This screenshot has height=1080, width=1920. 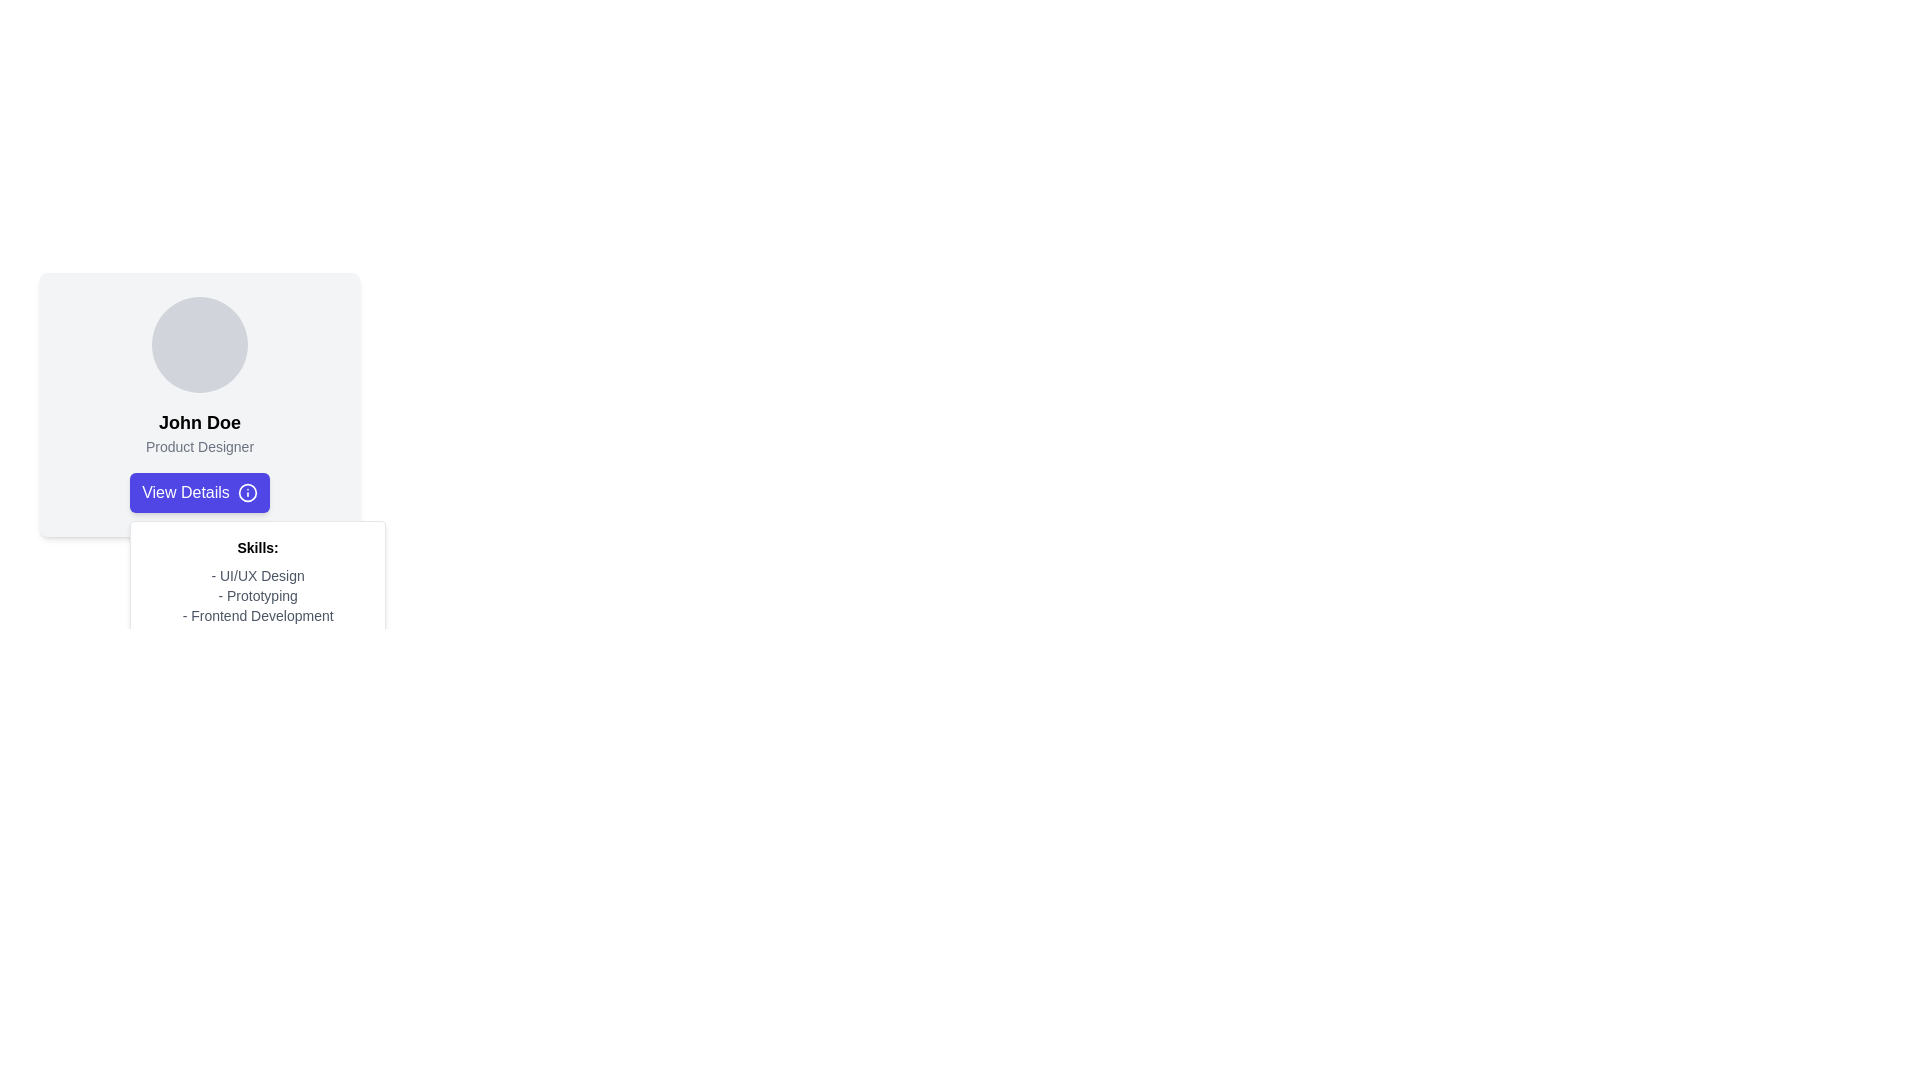 I want to click on the text label containing '- Prototyping' which is styled in a small gray font and is the second item in the skills list, so click(x=257, y=595).